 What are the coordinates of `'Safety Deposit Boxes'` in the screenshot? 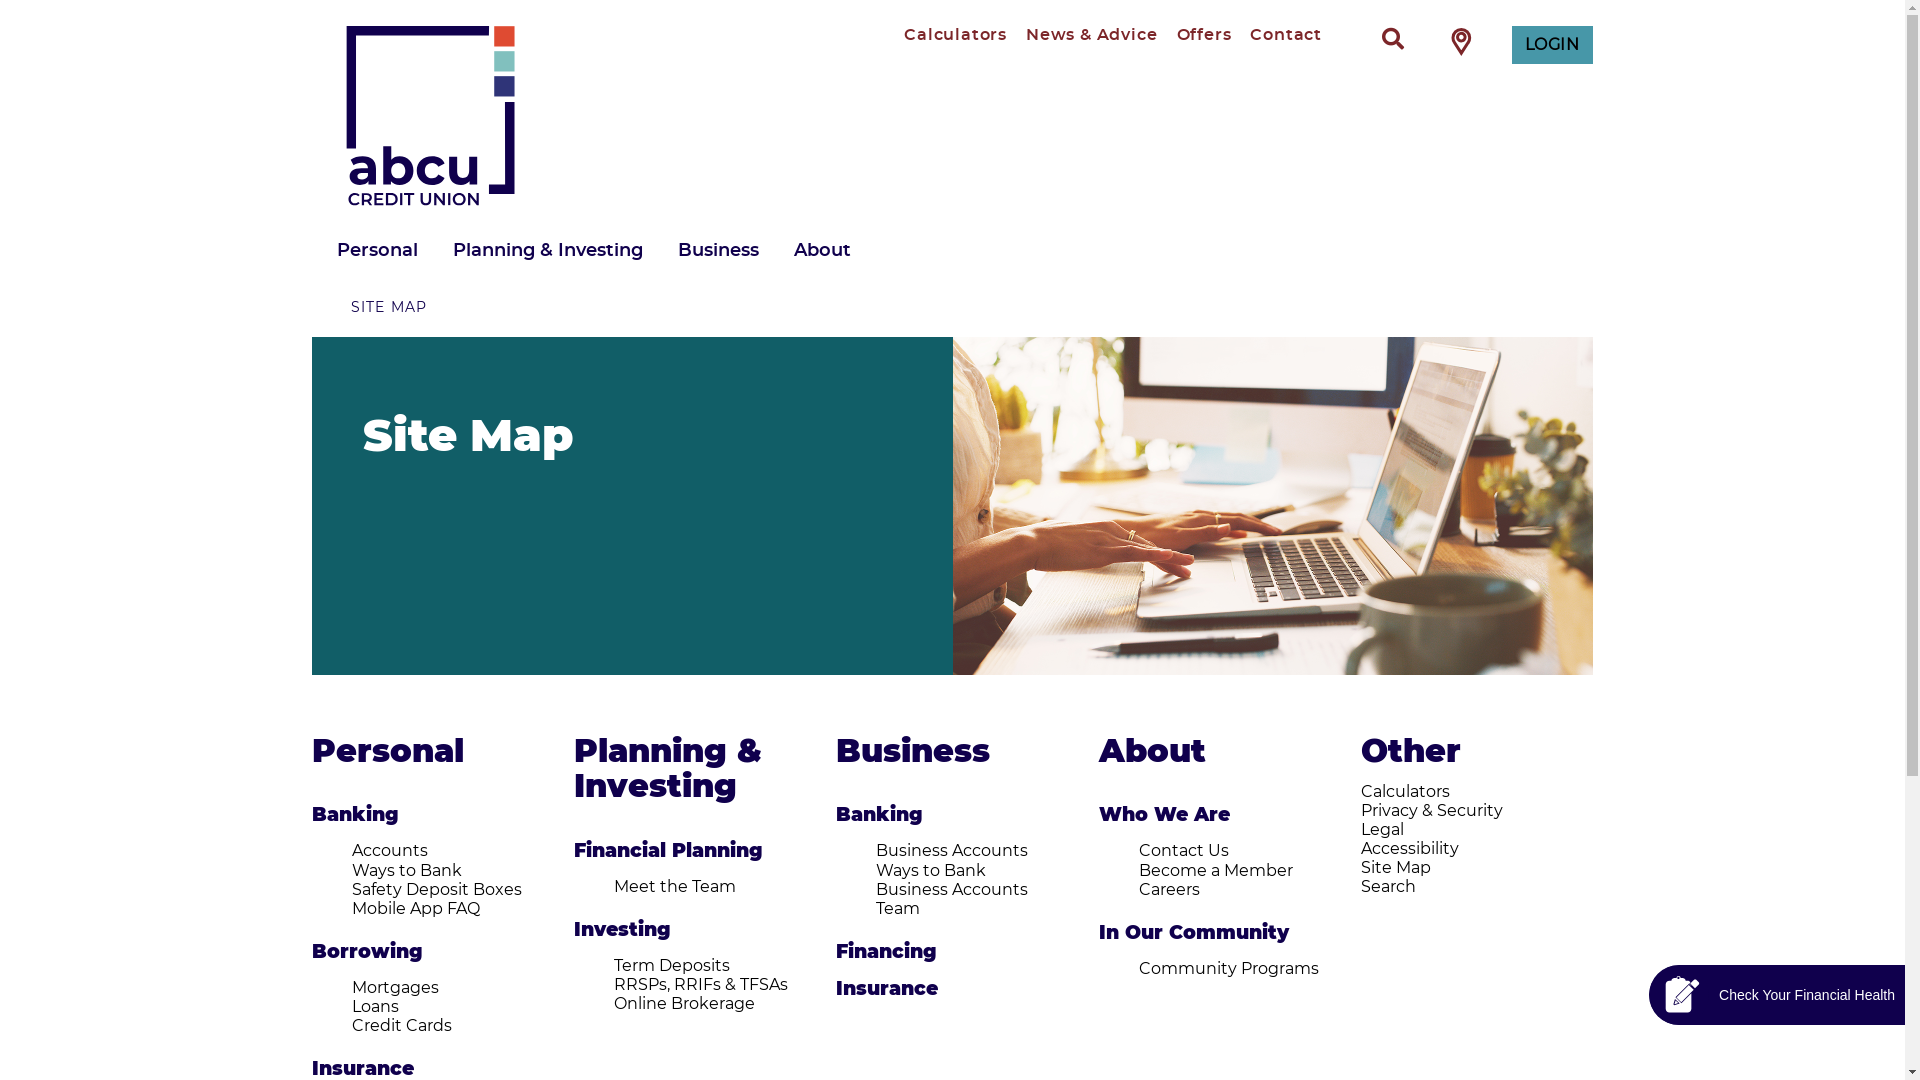 It's located at (351, 889).